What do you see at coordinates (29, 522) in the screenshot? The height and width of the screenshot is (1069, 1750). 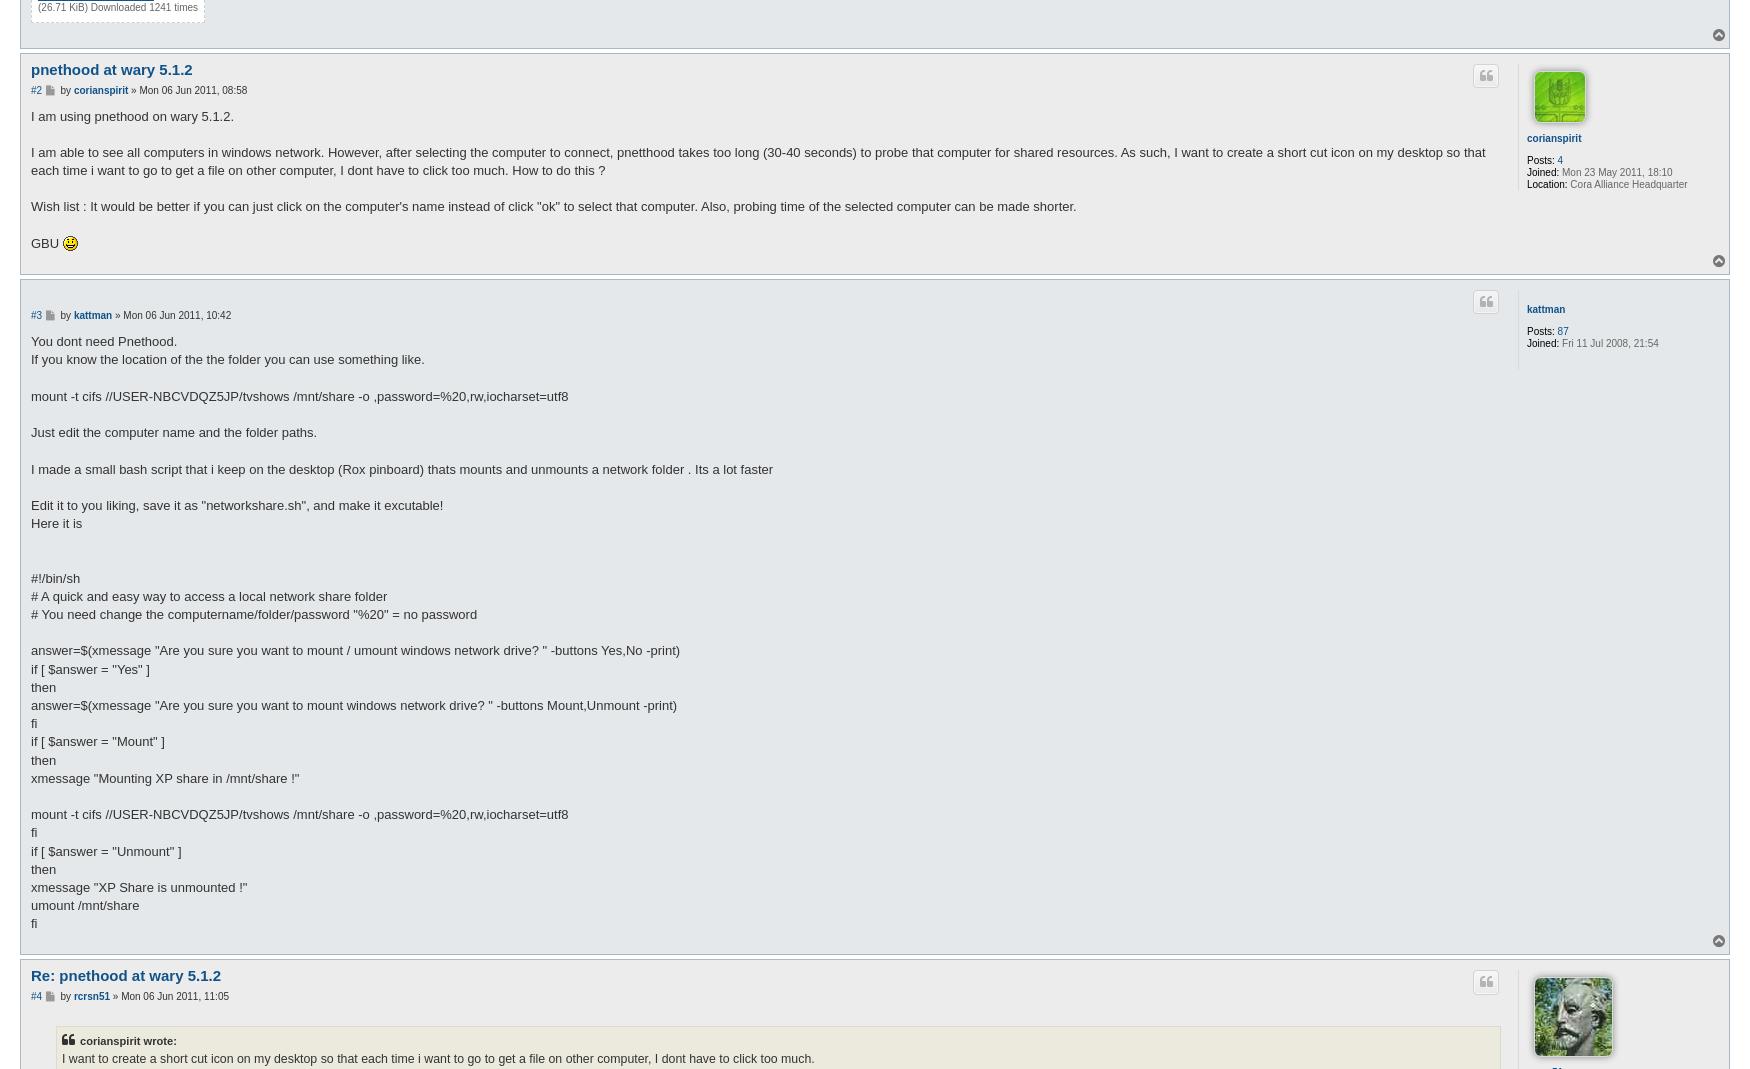 I see `'Here it is'` at bounding box center [29, 522].